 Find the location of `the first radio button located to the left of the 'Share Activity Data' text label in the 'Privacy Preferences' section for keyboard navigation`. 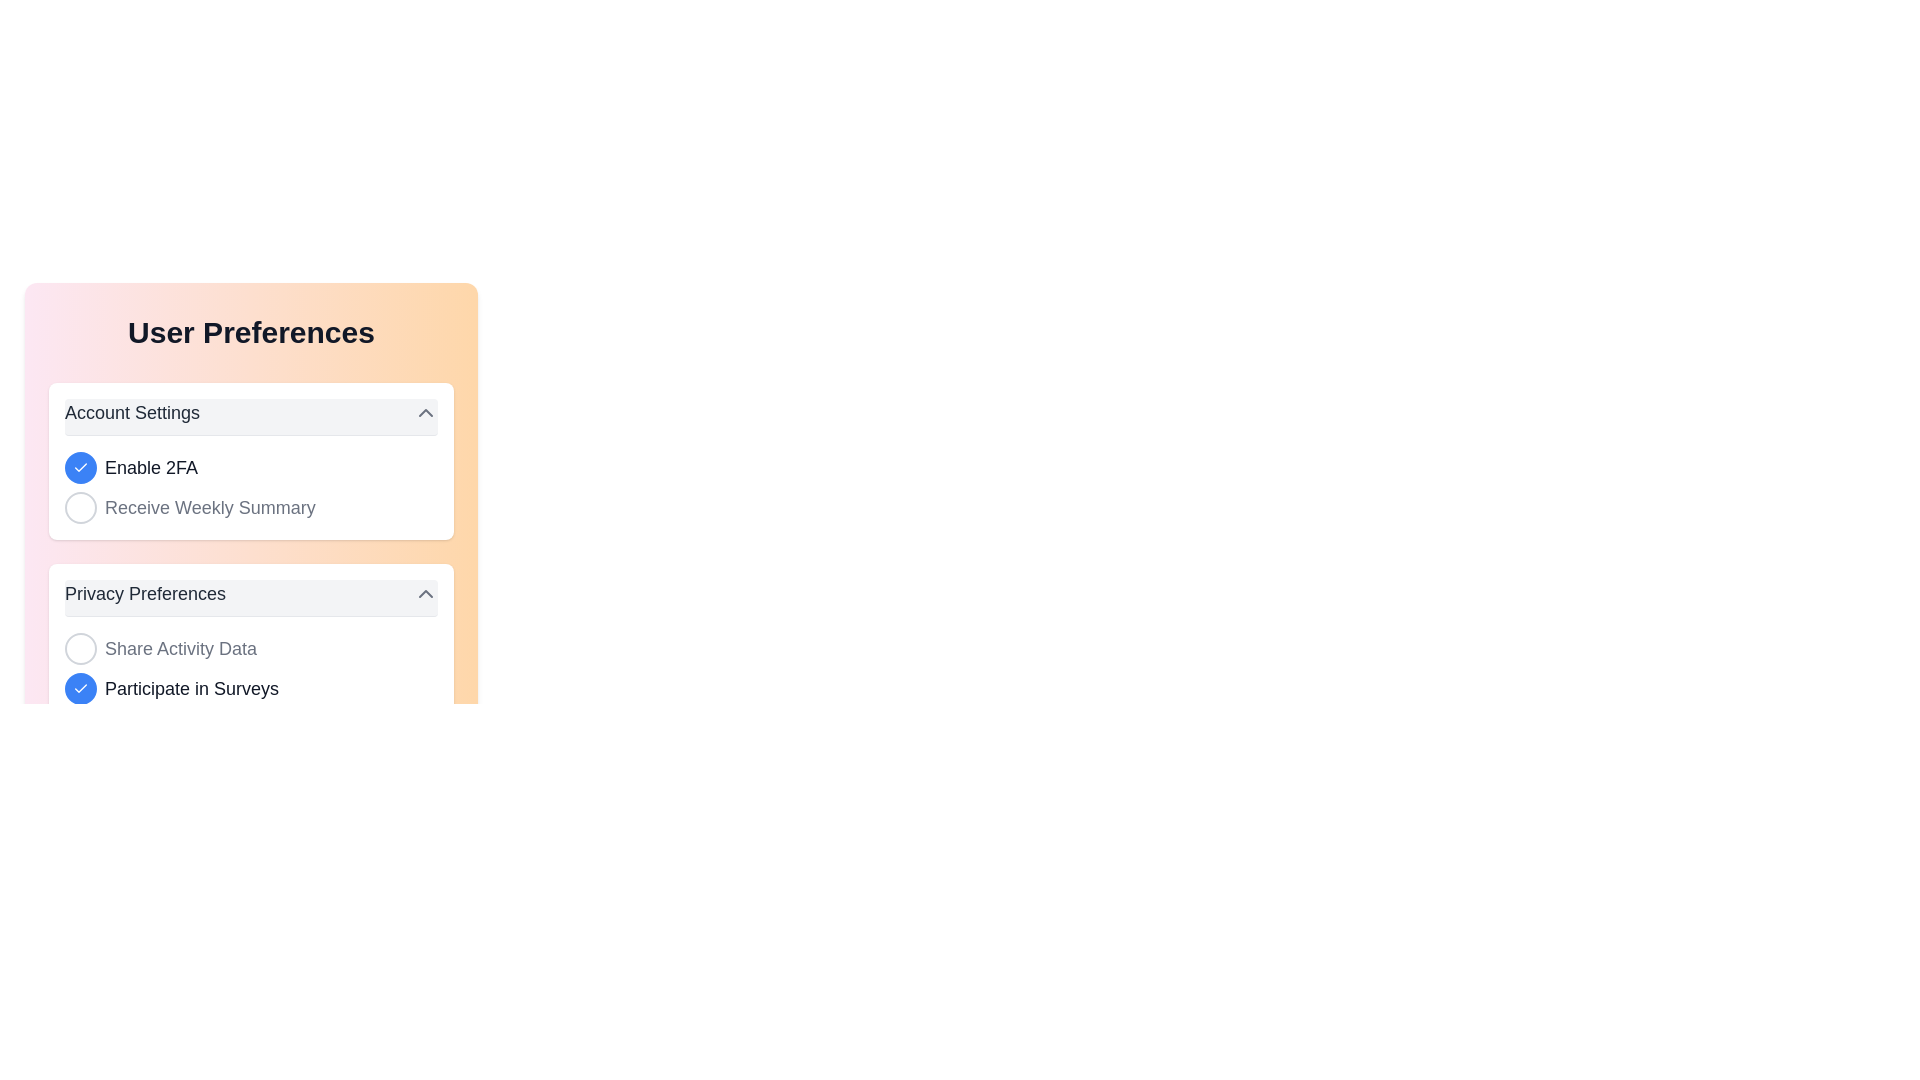

the first radio button located to the left of the 'Share Activity Data' text label in the 'Privacy Preferences' section for keyboard navigation is located at coordinates (80, 648).